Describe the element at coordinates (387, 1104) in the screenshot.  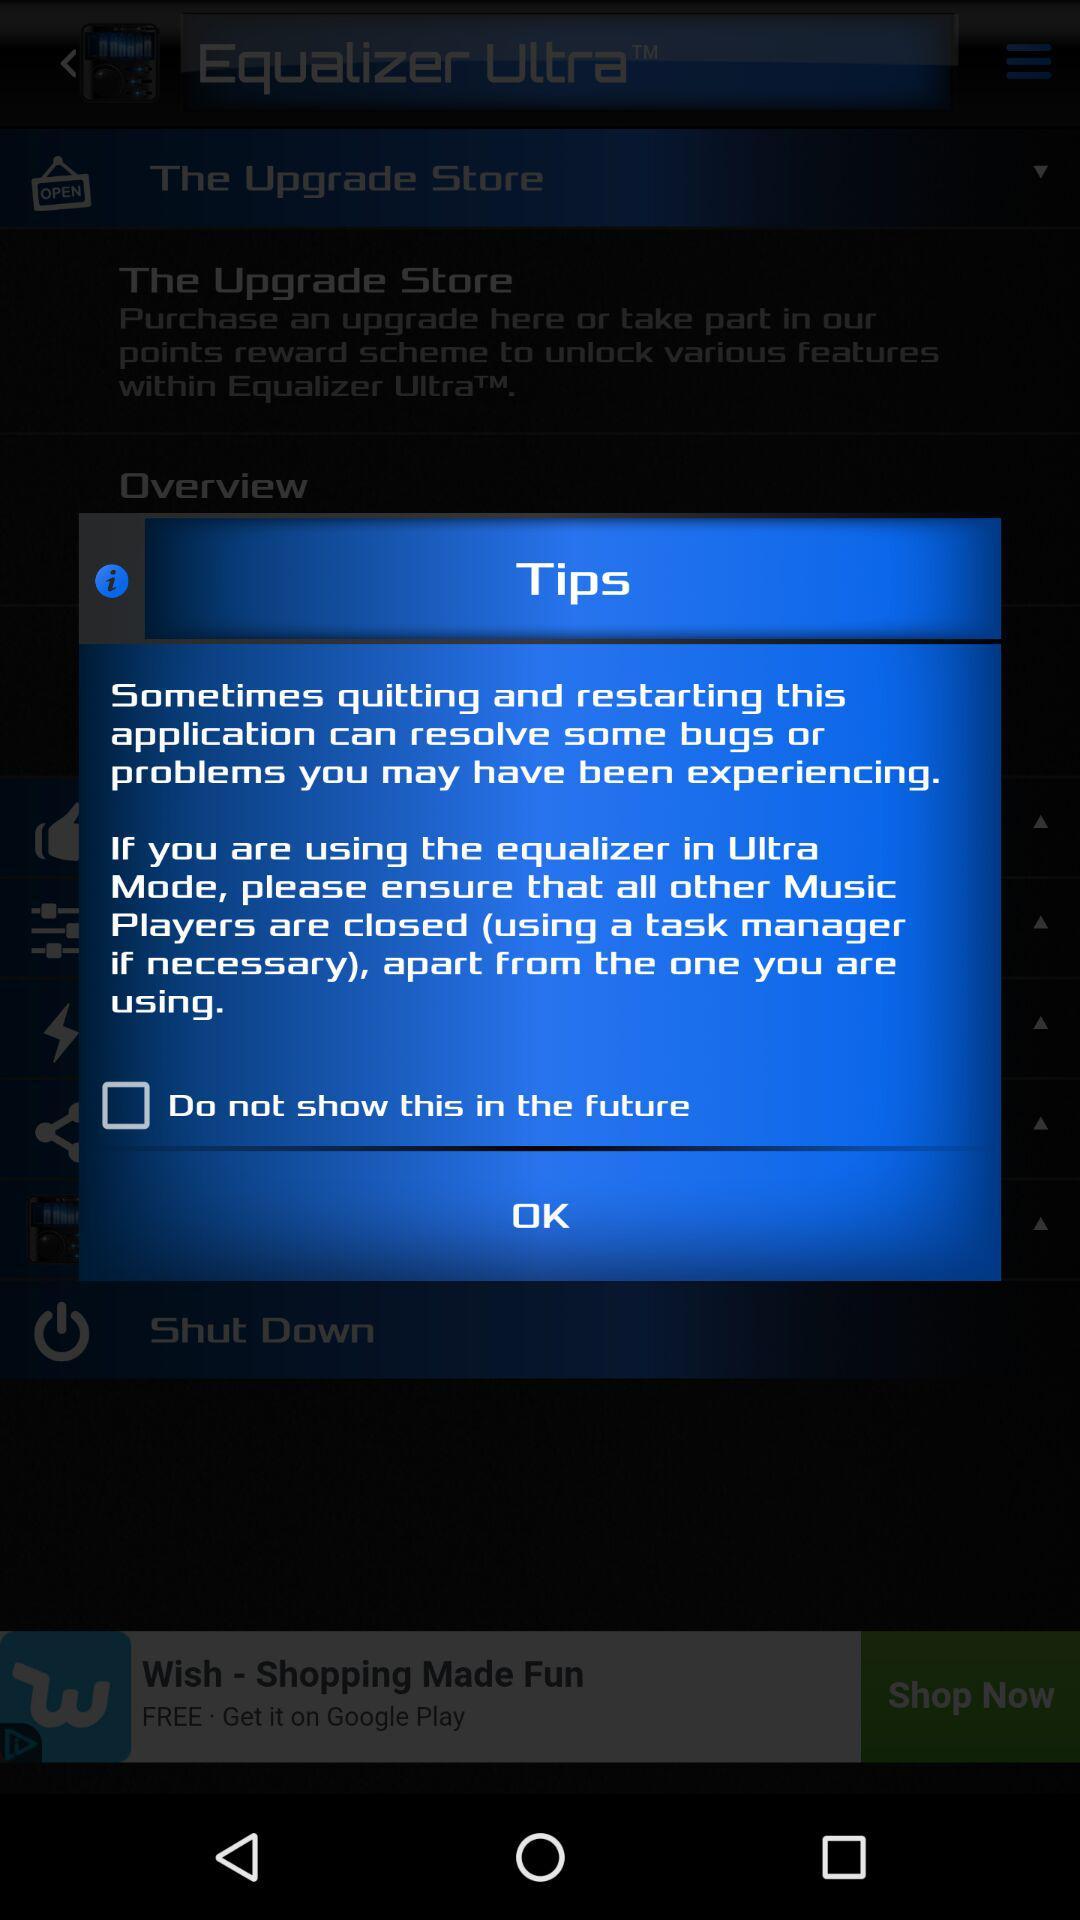
I see `icon below the sometimes quitting and` at that location.